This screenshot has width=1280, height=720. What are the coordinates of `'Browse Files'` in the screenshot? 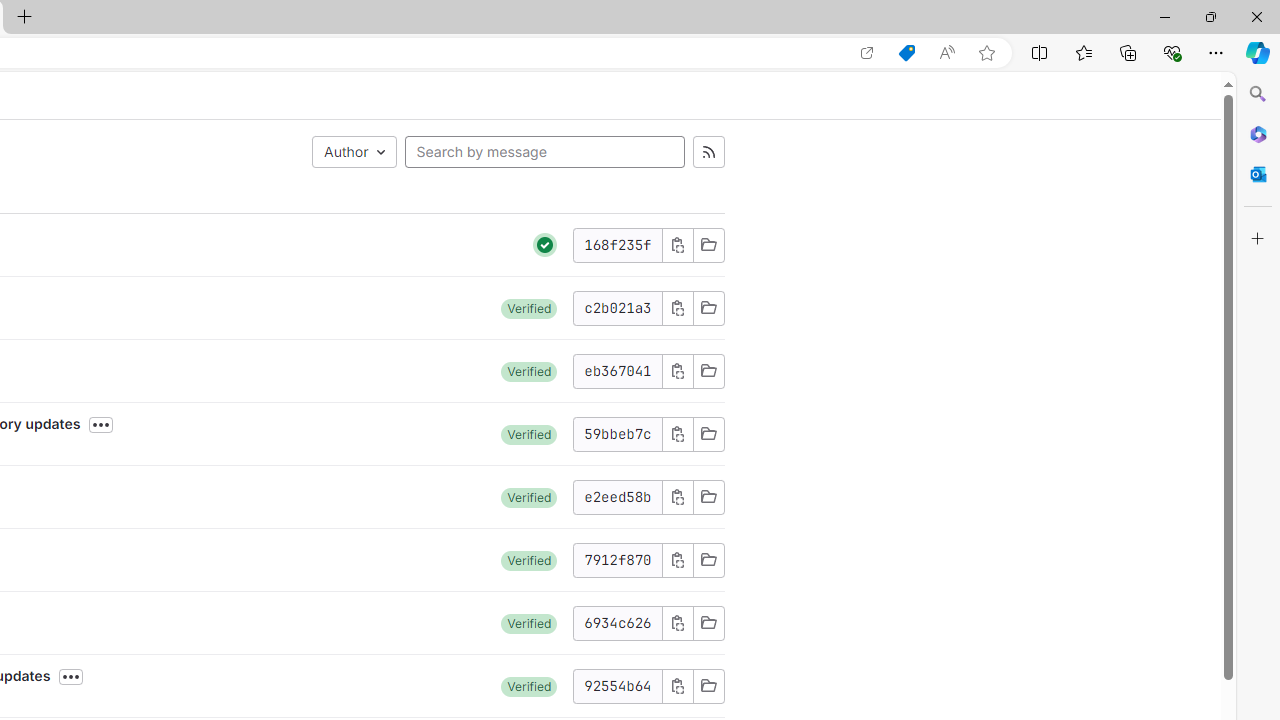 It's located at (708, 685).